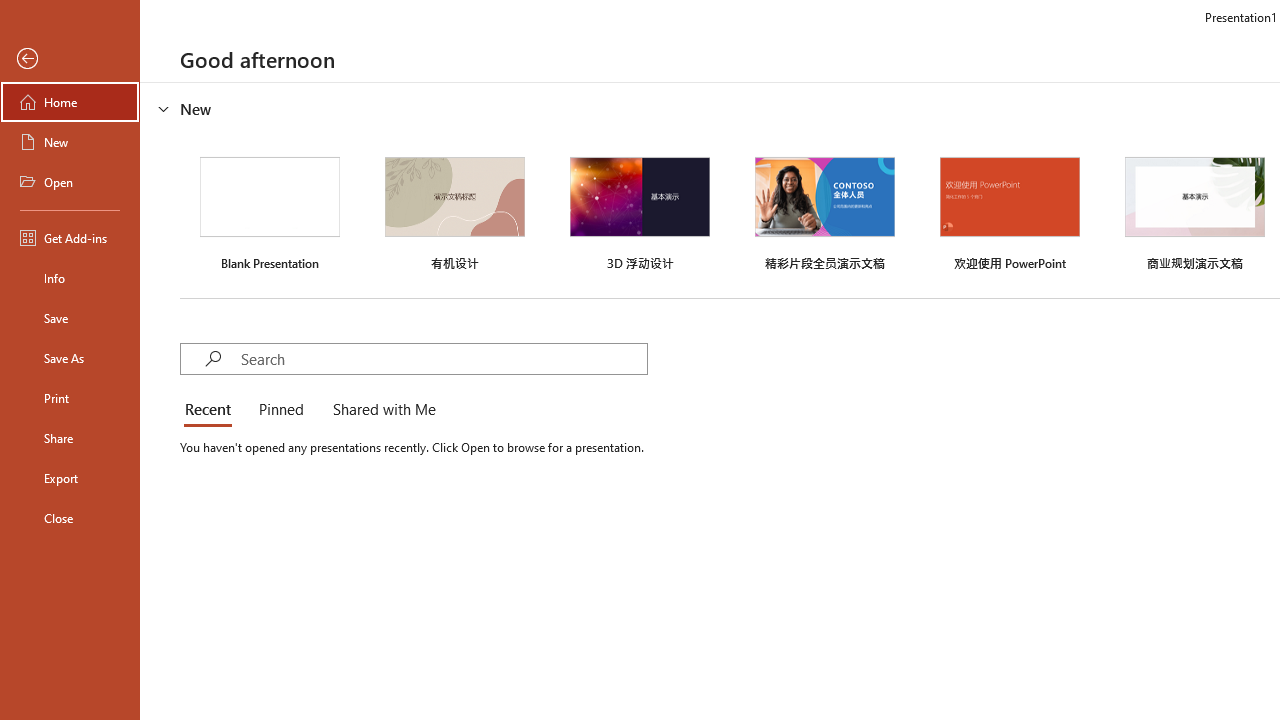  I want to click on 'Save As', so click(69, 356).